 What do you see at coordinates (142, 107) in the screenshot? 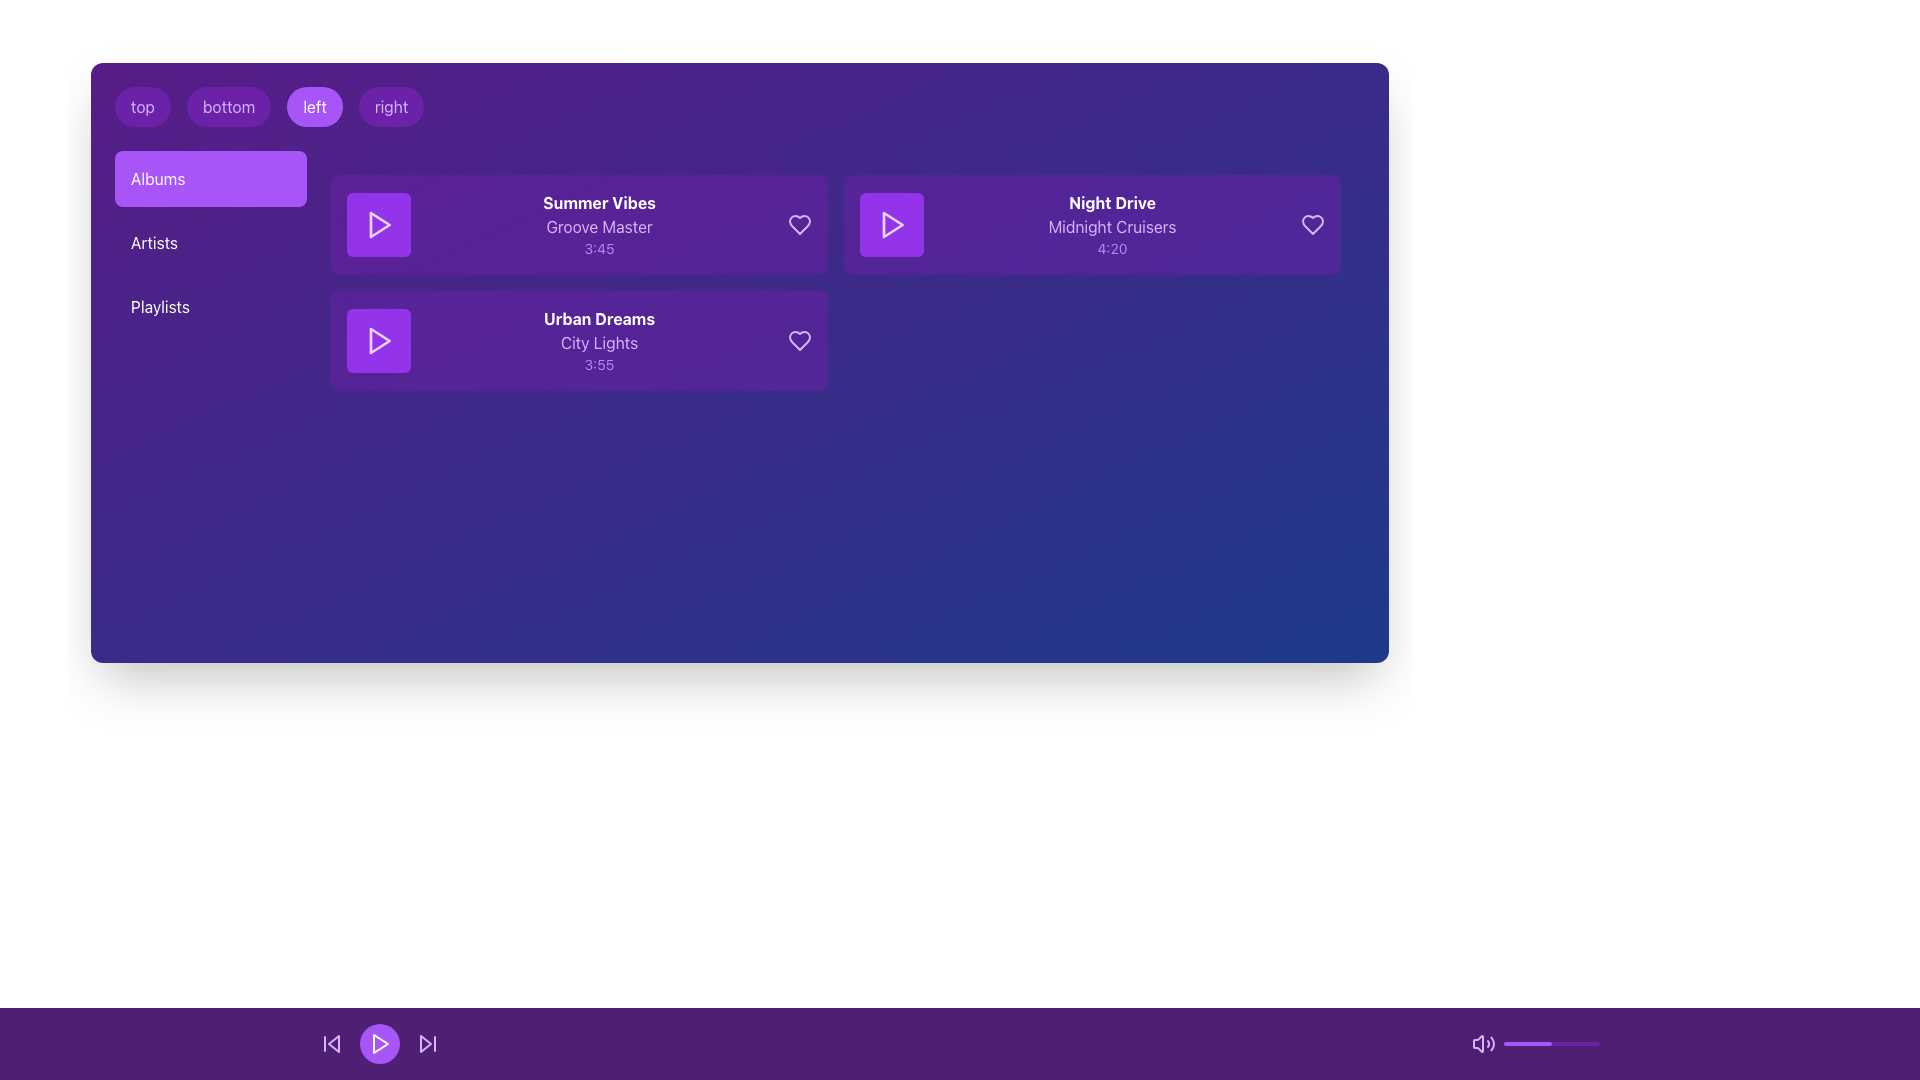
I see `the rounded button displaying 'top' in light purple font against a dark purple background` at bounding box center [142, 107].